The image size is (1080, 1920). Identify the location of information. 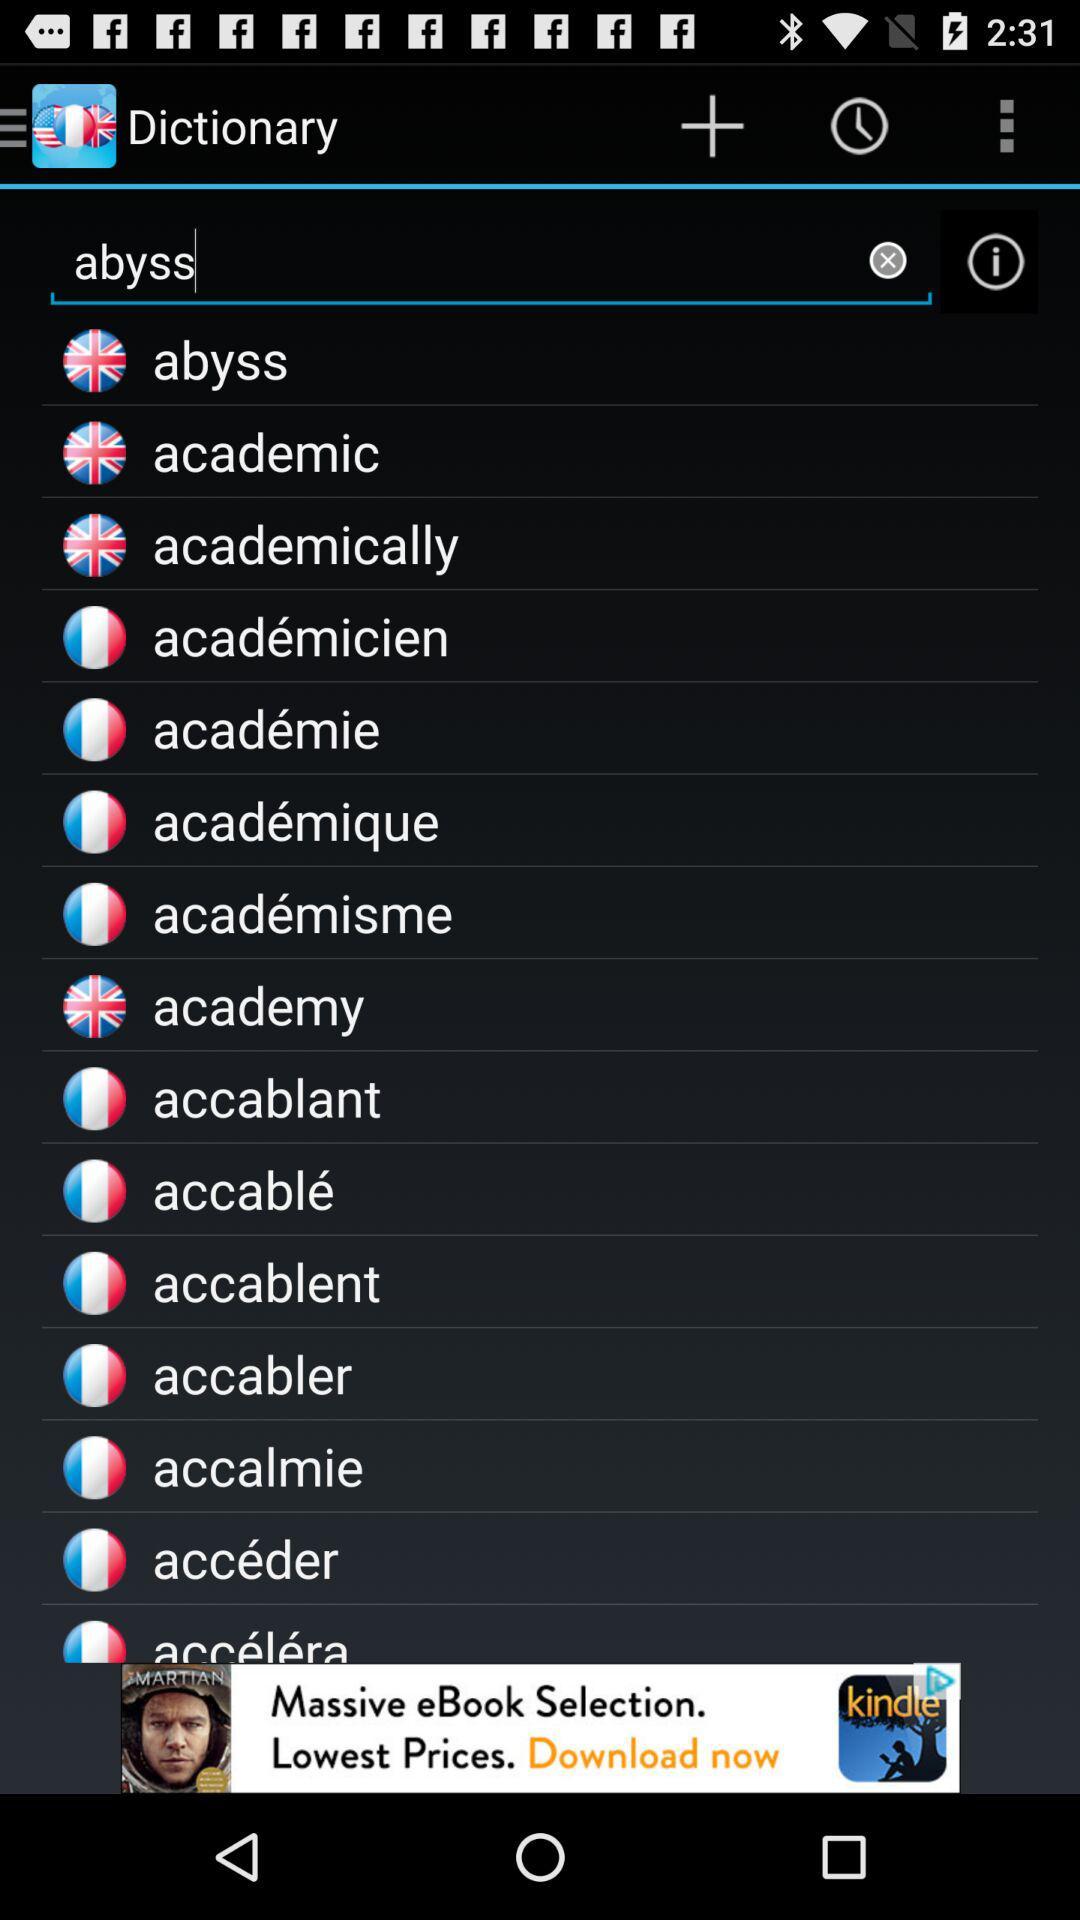
(988, 260).